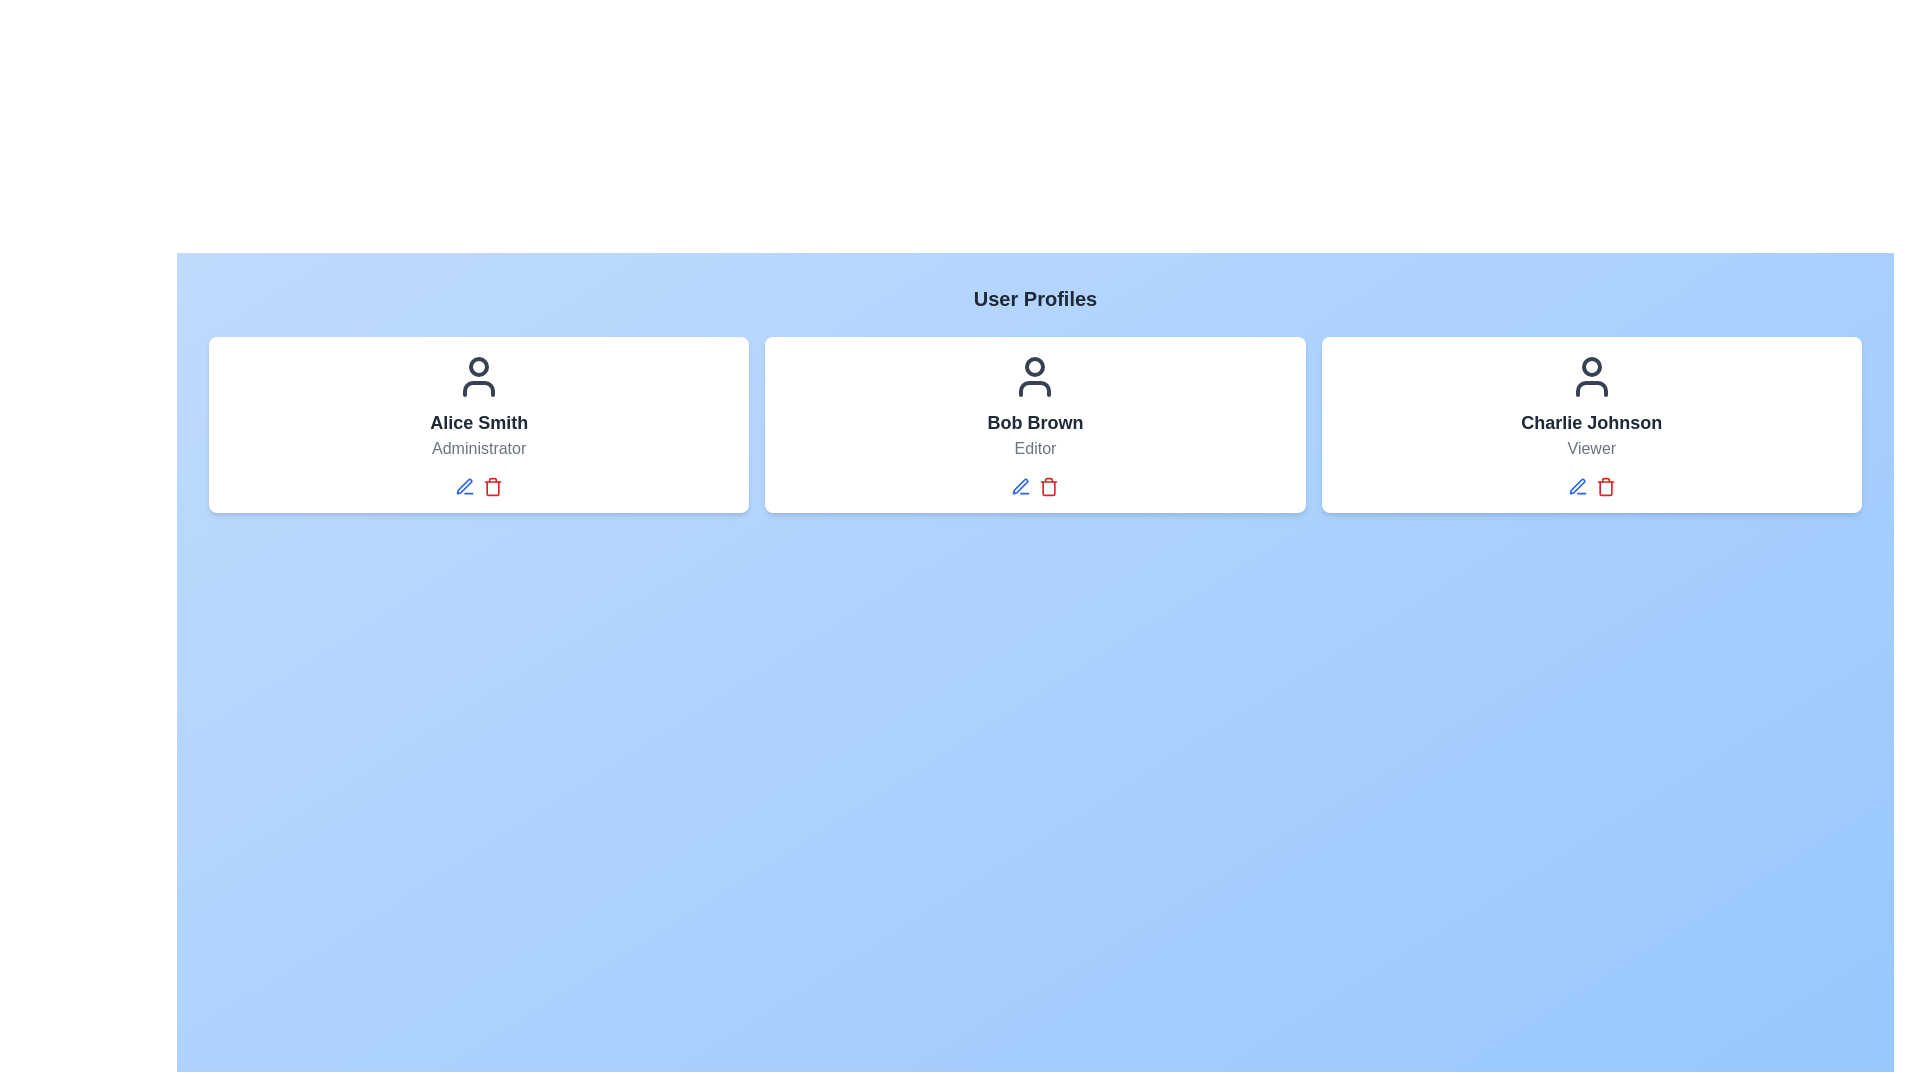  What do you see at coordinates (1590, 422) in the screenshot?
I see `text label that displays the name of the person associated with the card, located in the rightmost card below the user icon and above the subtitle 'Viewer'` at bounding box center [1590, 422].